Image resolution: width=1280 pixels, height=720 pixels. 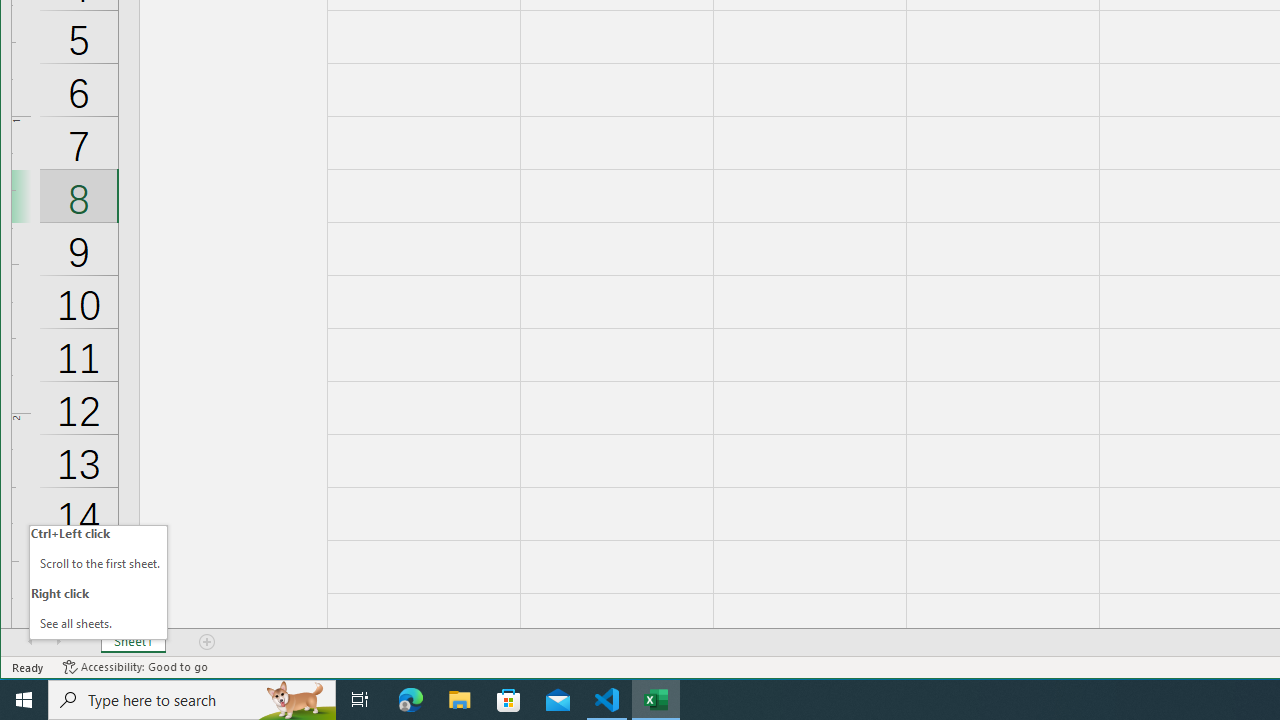 I want to click on 'Task View', so click(x=359, y=698).